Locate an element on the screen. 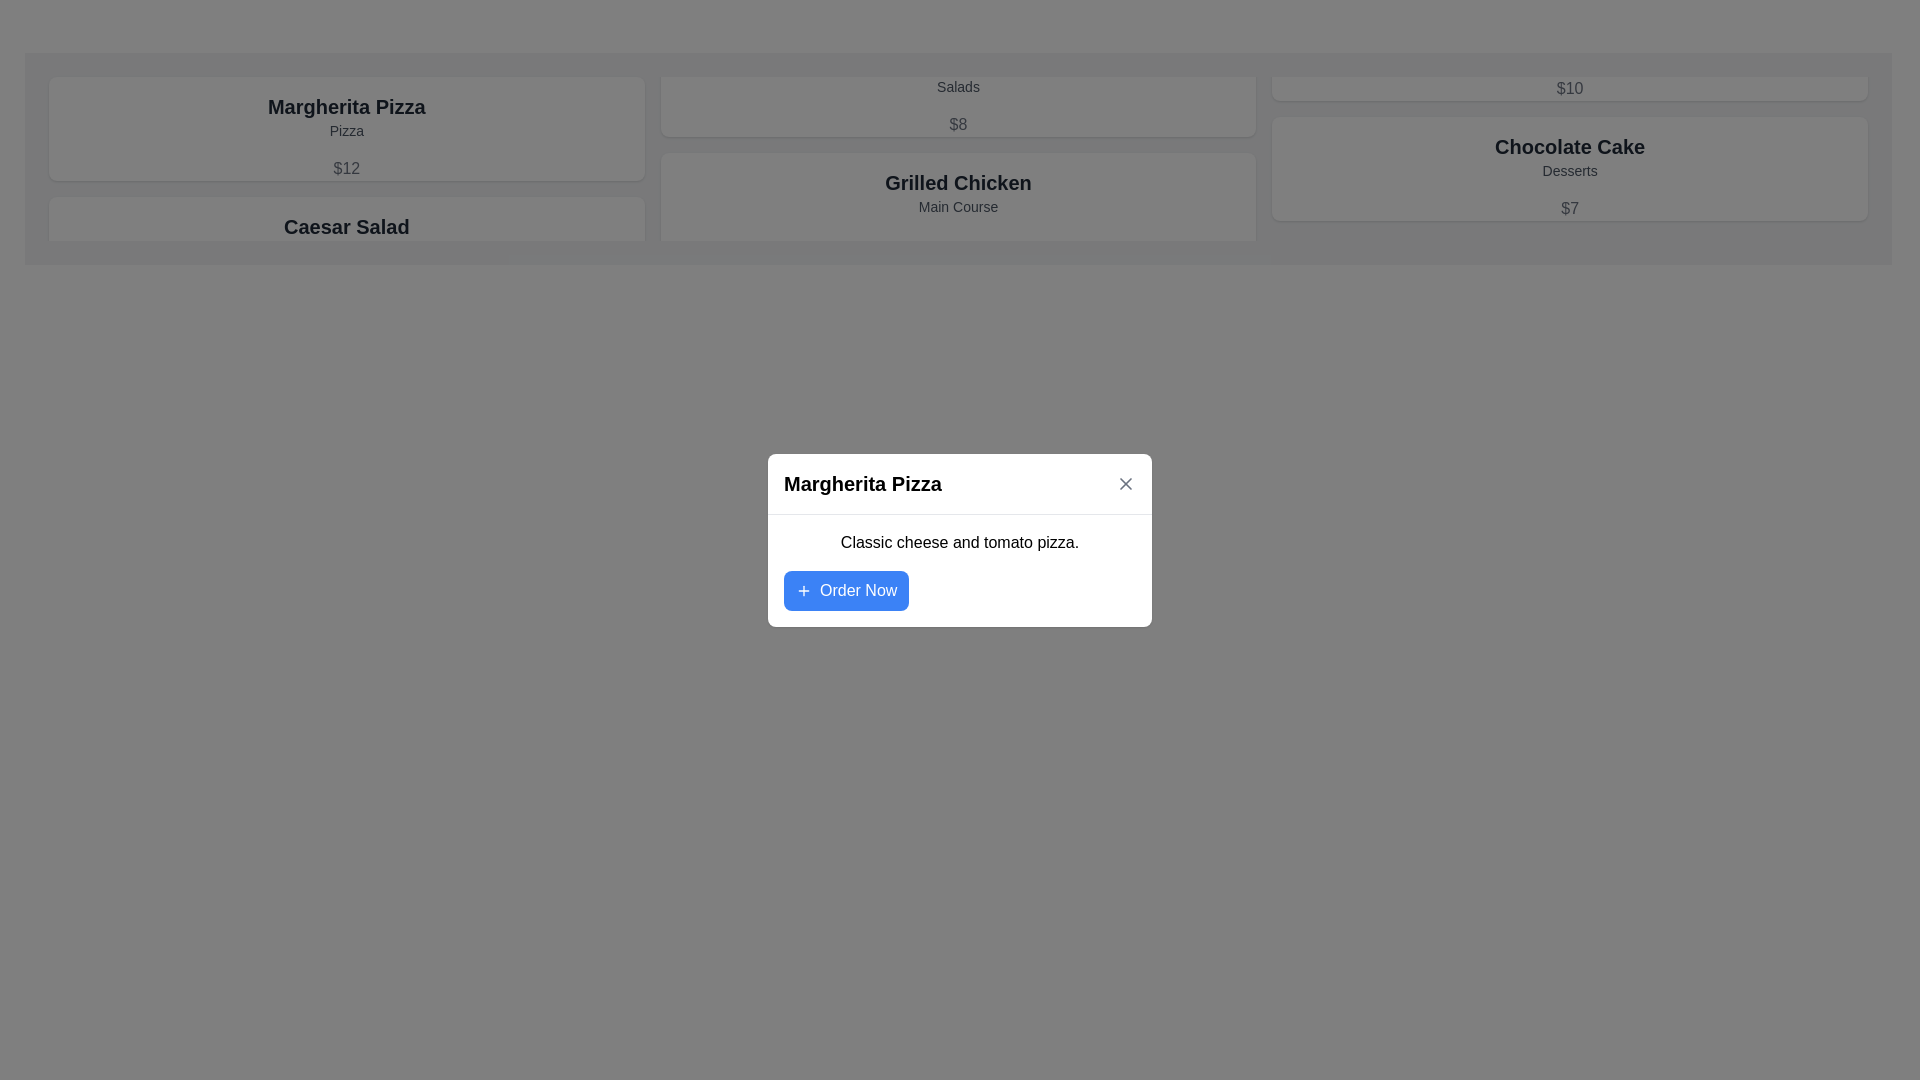 The height and width of the screenshot is (1080, 1920). the text label reading 'Classic cheese and tomato pizza.' which is positioned below the heading 'Margherita Pizza' and above the 'Order Now' button in the pop-up box is located at coordinates (960, 542).